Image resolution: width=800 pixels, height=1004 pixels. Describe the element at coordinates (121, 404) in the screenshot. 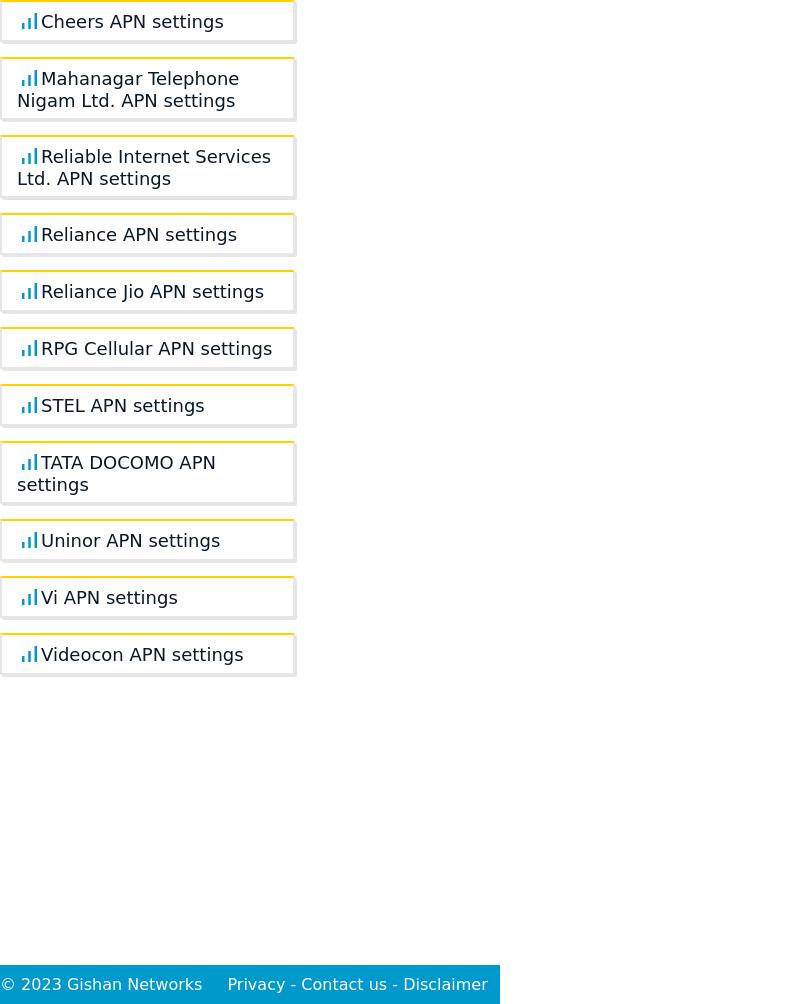

I see `'STEL APN settings'` at that location.